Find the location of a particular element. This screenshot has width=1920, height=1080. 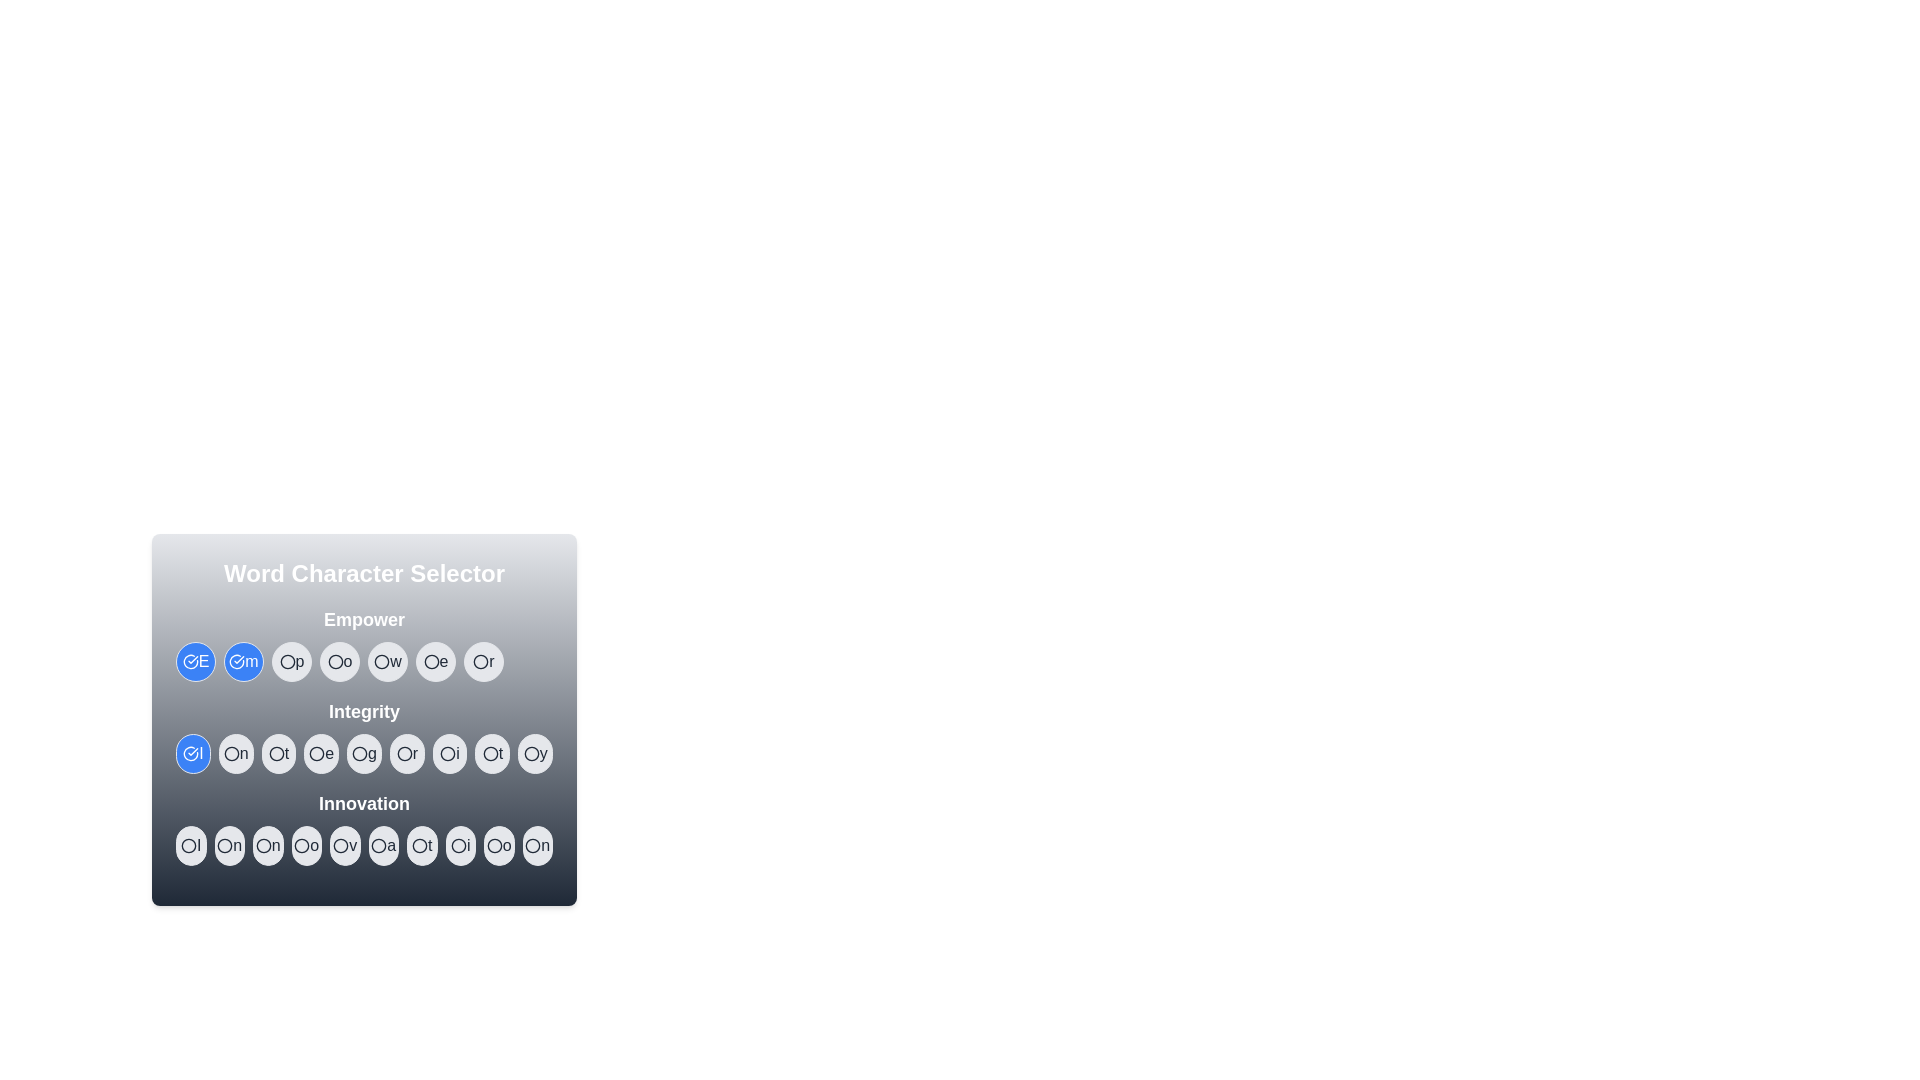

the character m in the word Empower is located at coordinates (243, 662).